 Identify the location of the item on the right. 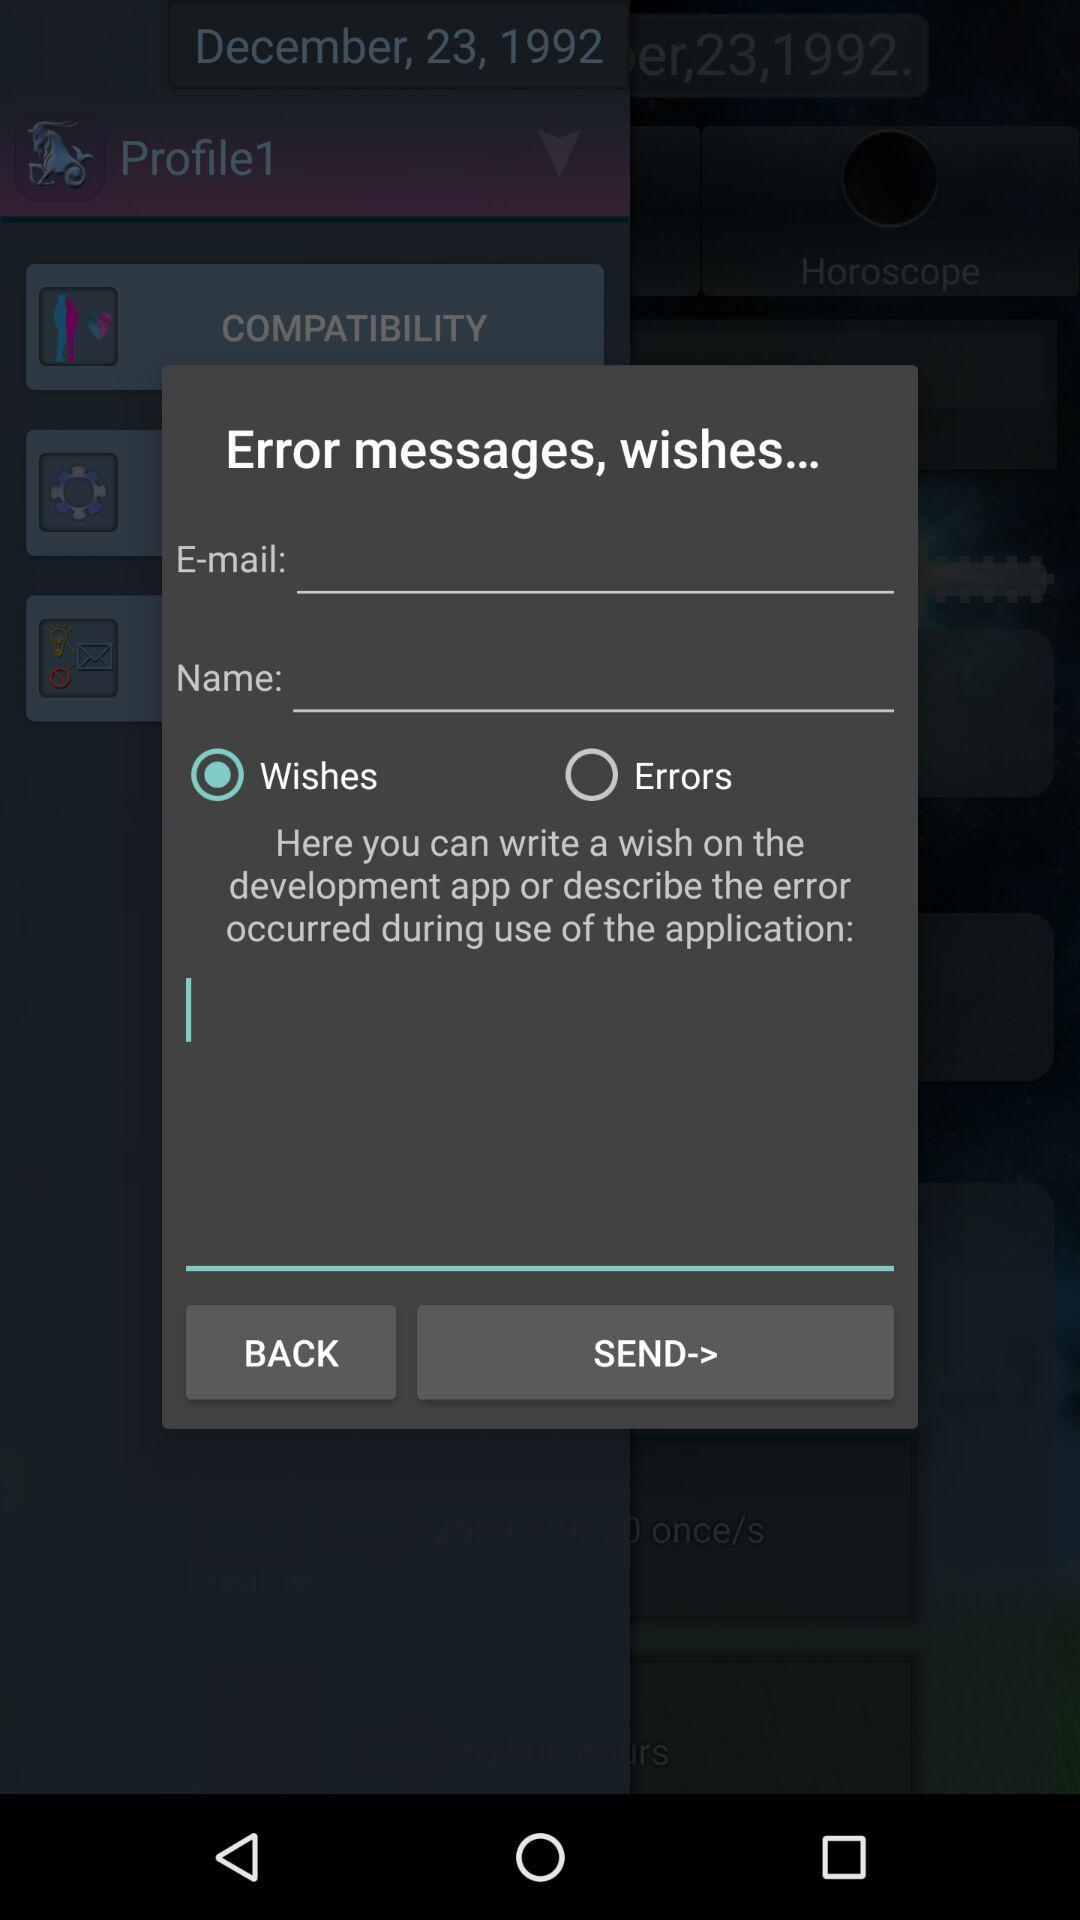
(727, 773).